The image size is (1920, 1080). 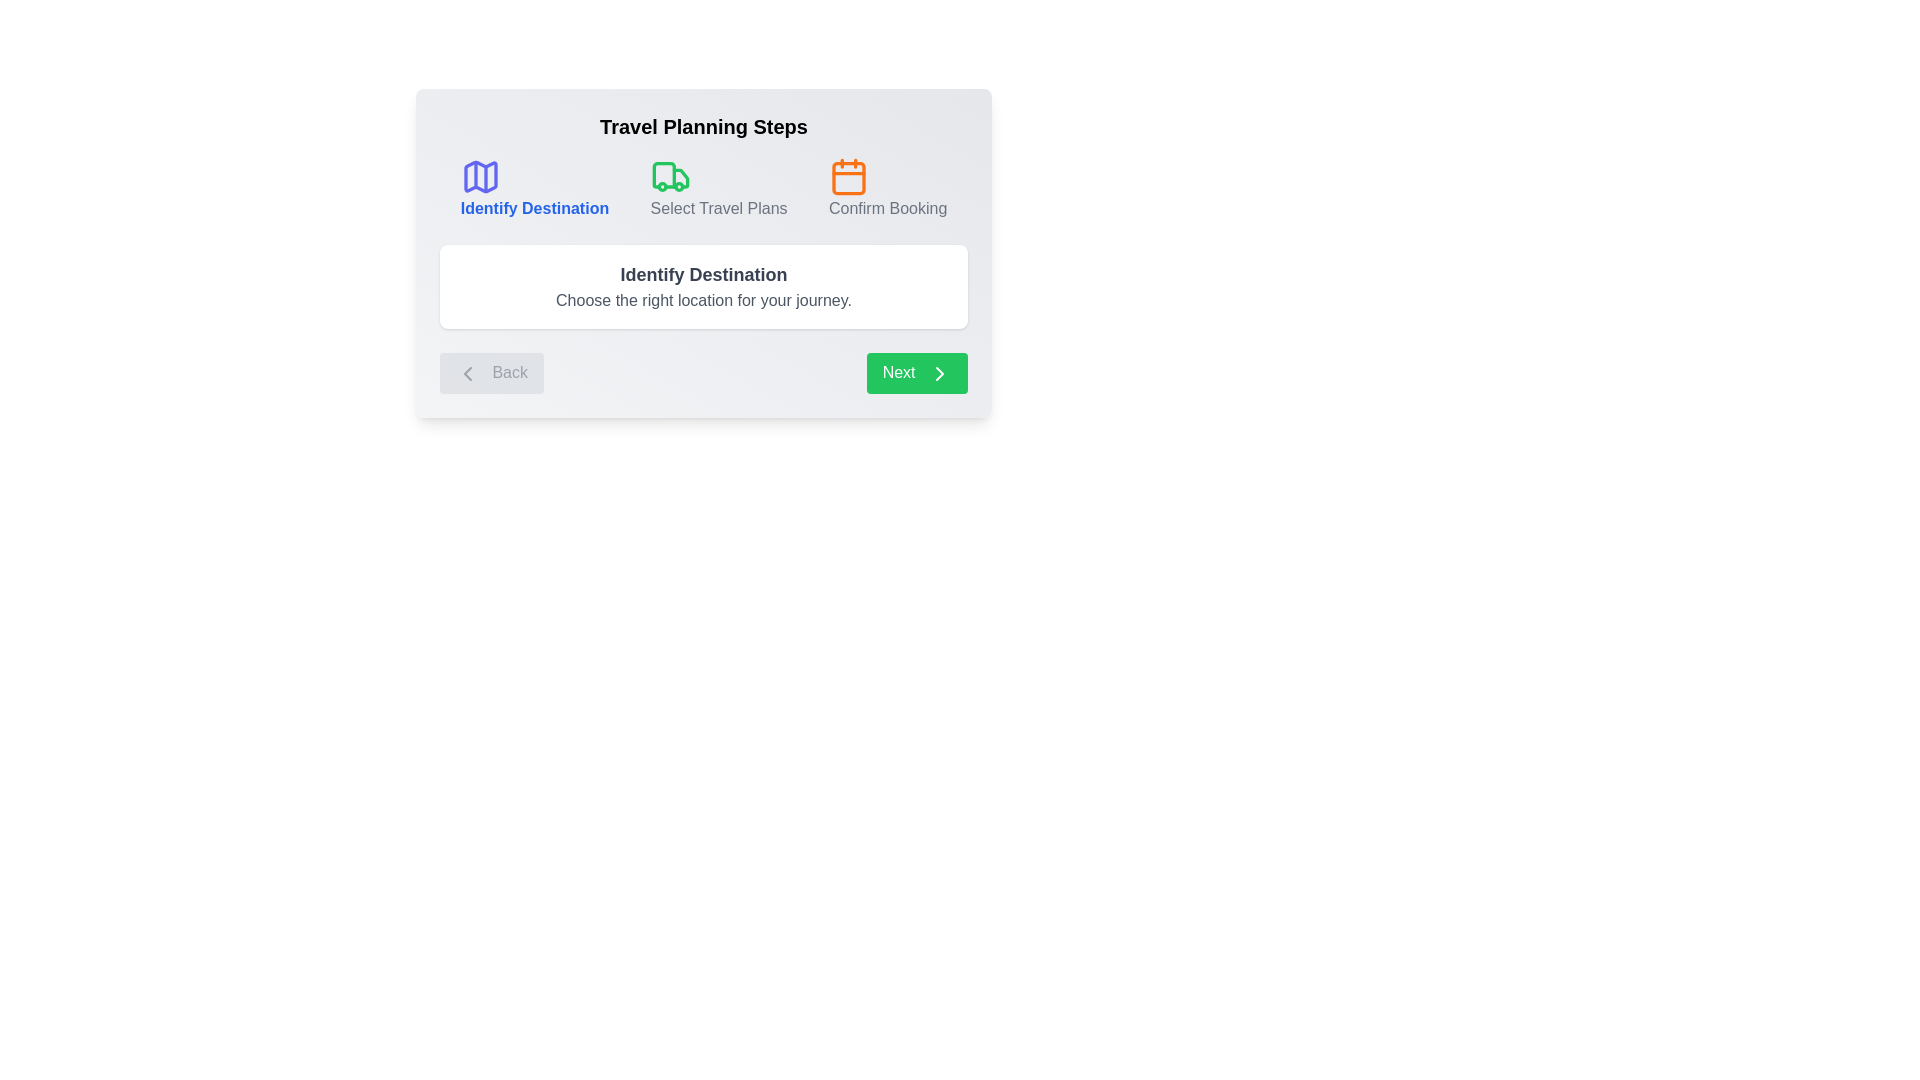 What do you see at coordinates (670, 176) in the screenshot?
I see `the truck icon with a green outline located under 'Select Travel Plans' in the top navigation bar labeled 'Travel Planning Steps'` at bounding box center [670, 176].